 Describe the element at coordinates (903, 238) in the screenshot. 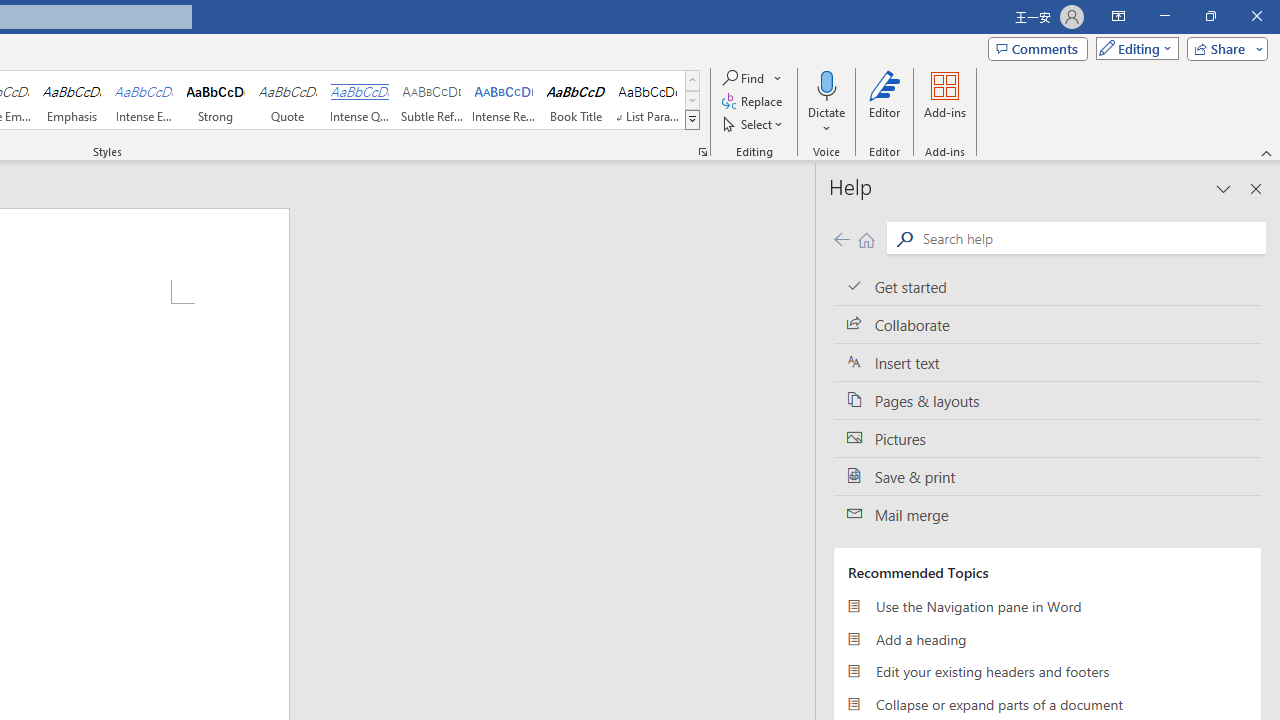

I see `'Search'` at that location.